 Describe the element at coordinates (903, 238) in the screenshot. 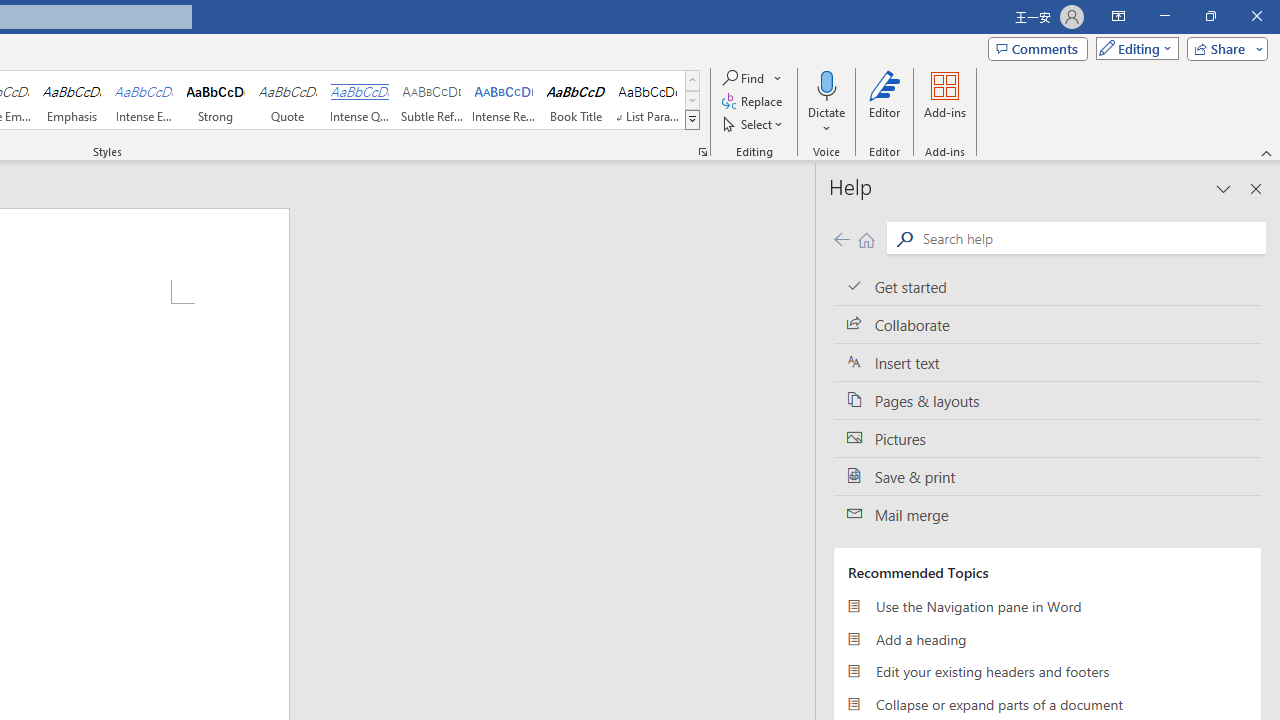

I see `'Search'` at that location.